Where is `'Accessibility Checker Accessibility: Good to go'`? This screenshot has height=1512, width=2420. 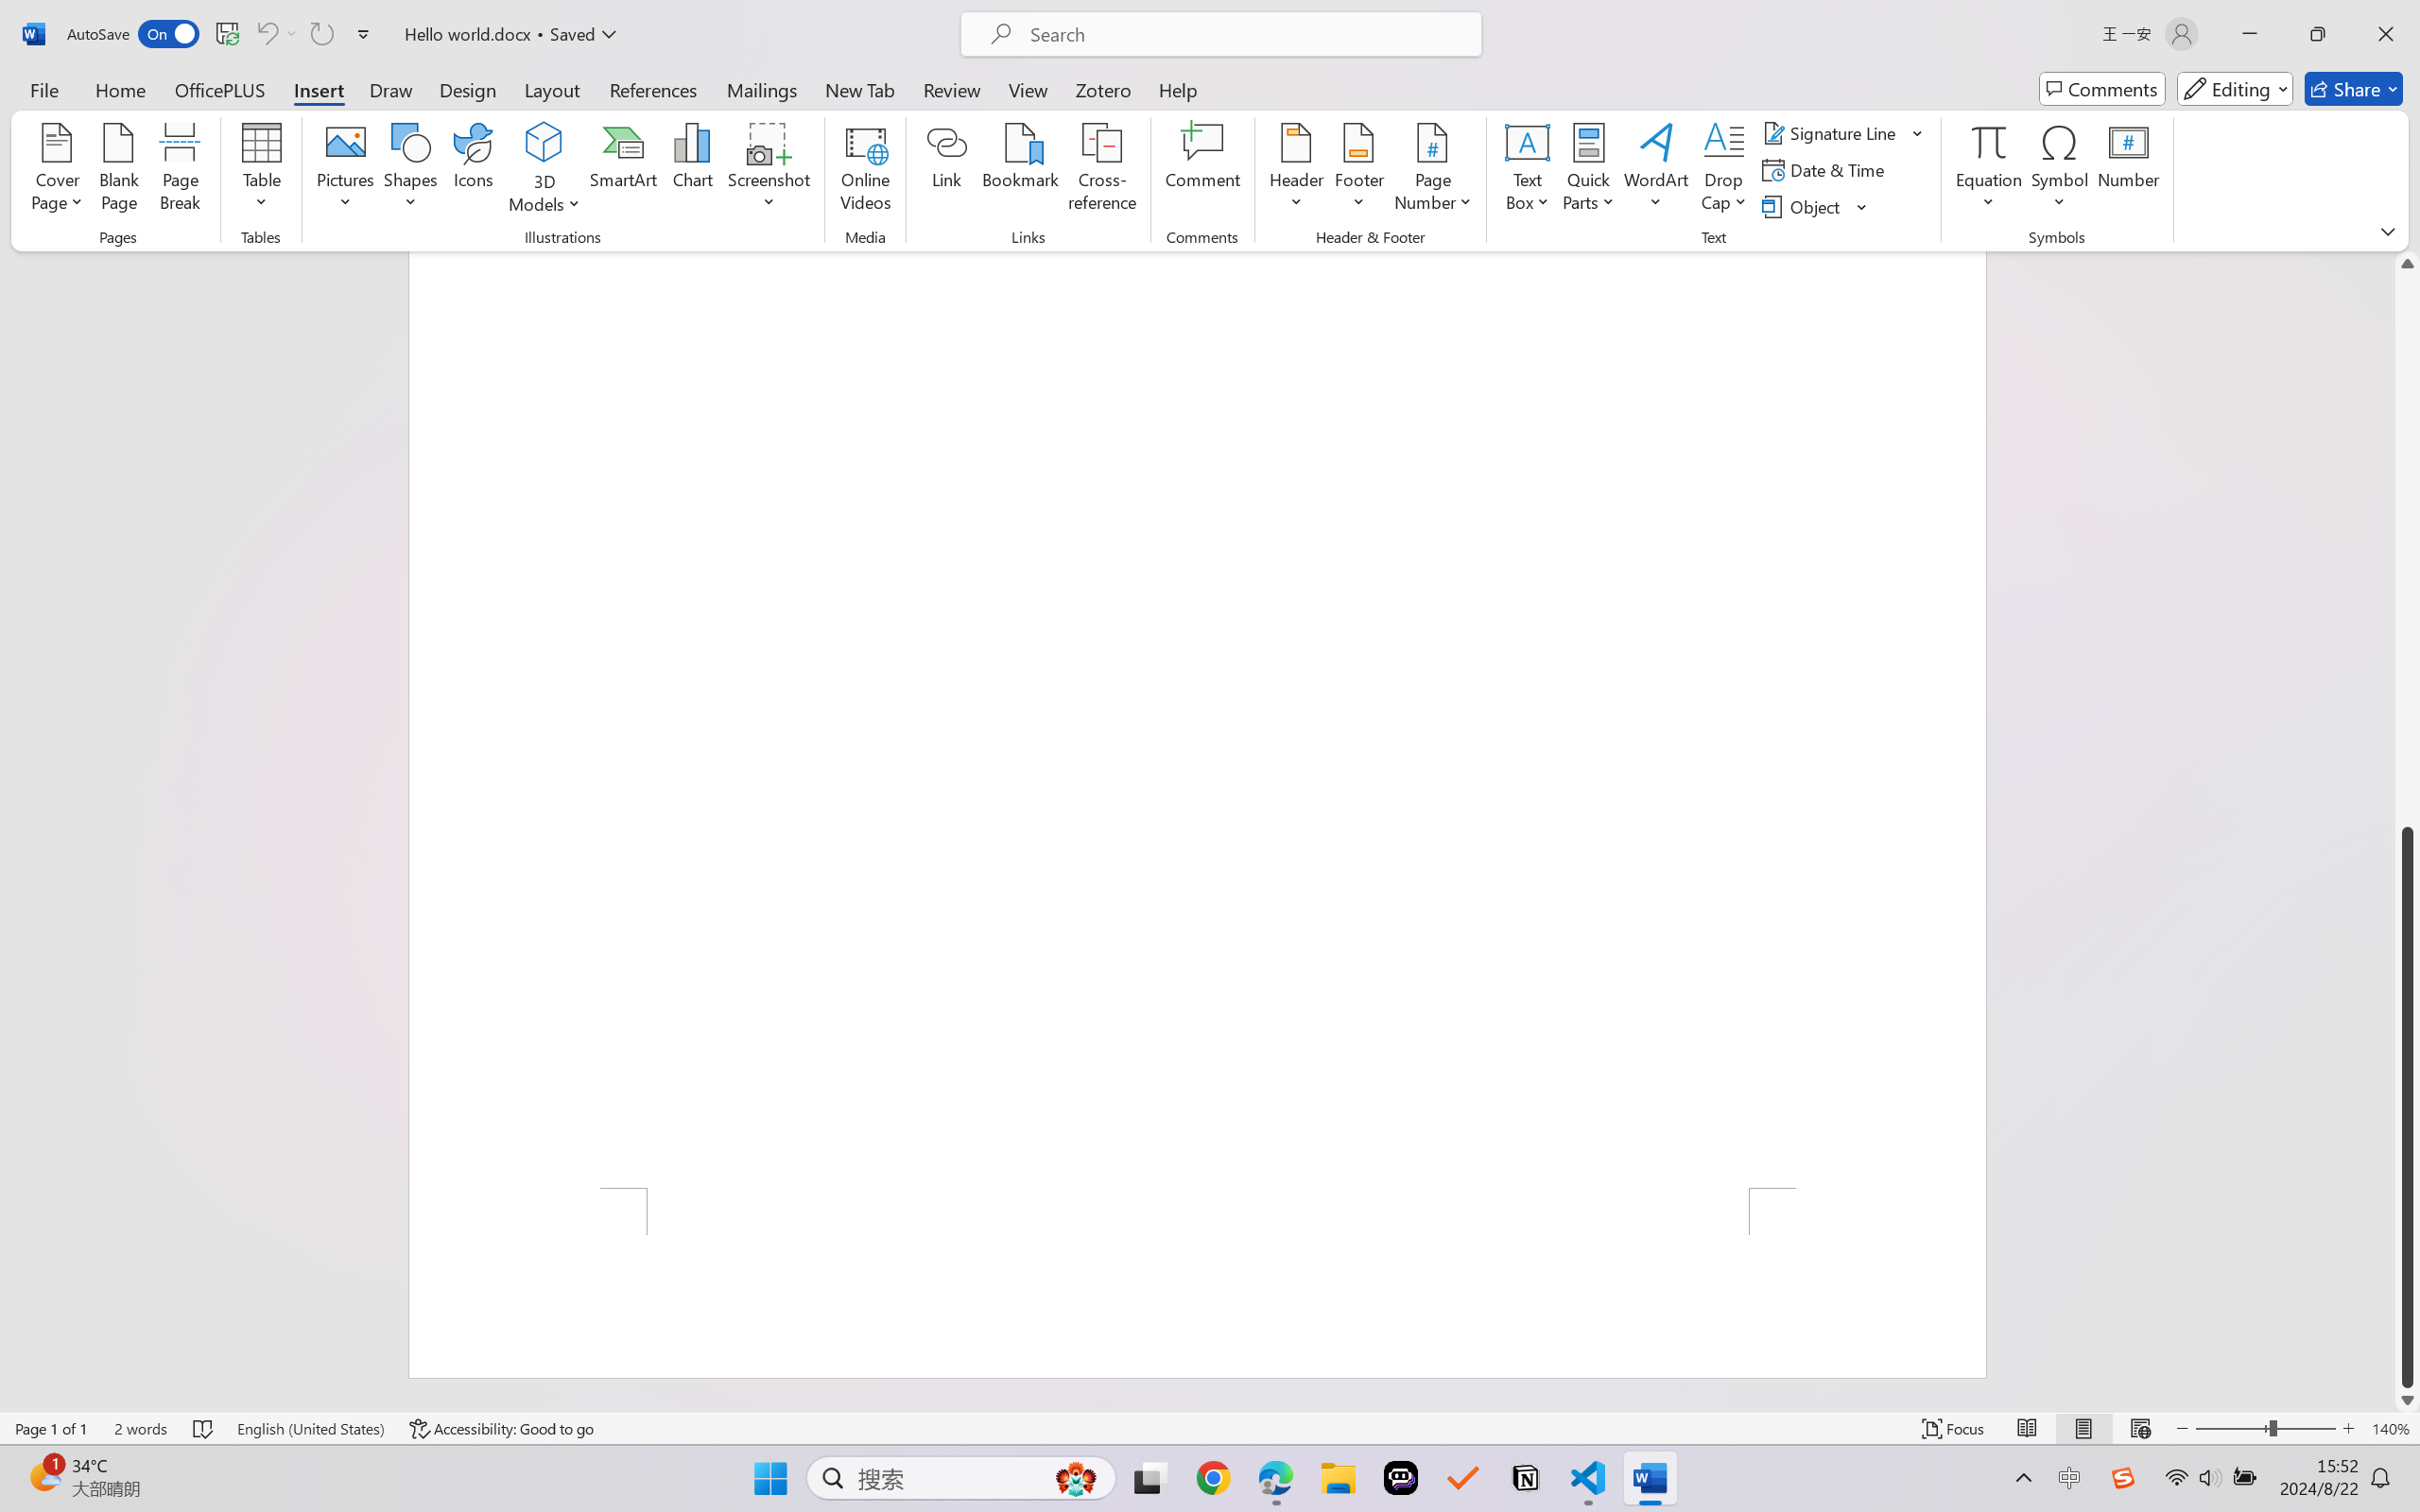
'Accessibility Checker Accessibility: Good to go' is located at coordinates (501, 1428).